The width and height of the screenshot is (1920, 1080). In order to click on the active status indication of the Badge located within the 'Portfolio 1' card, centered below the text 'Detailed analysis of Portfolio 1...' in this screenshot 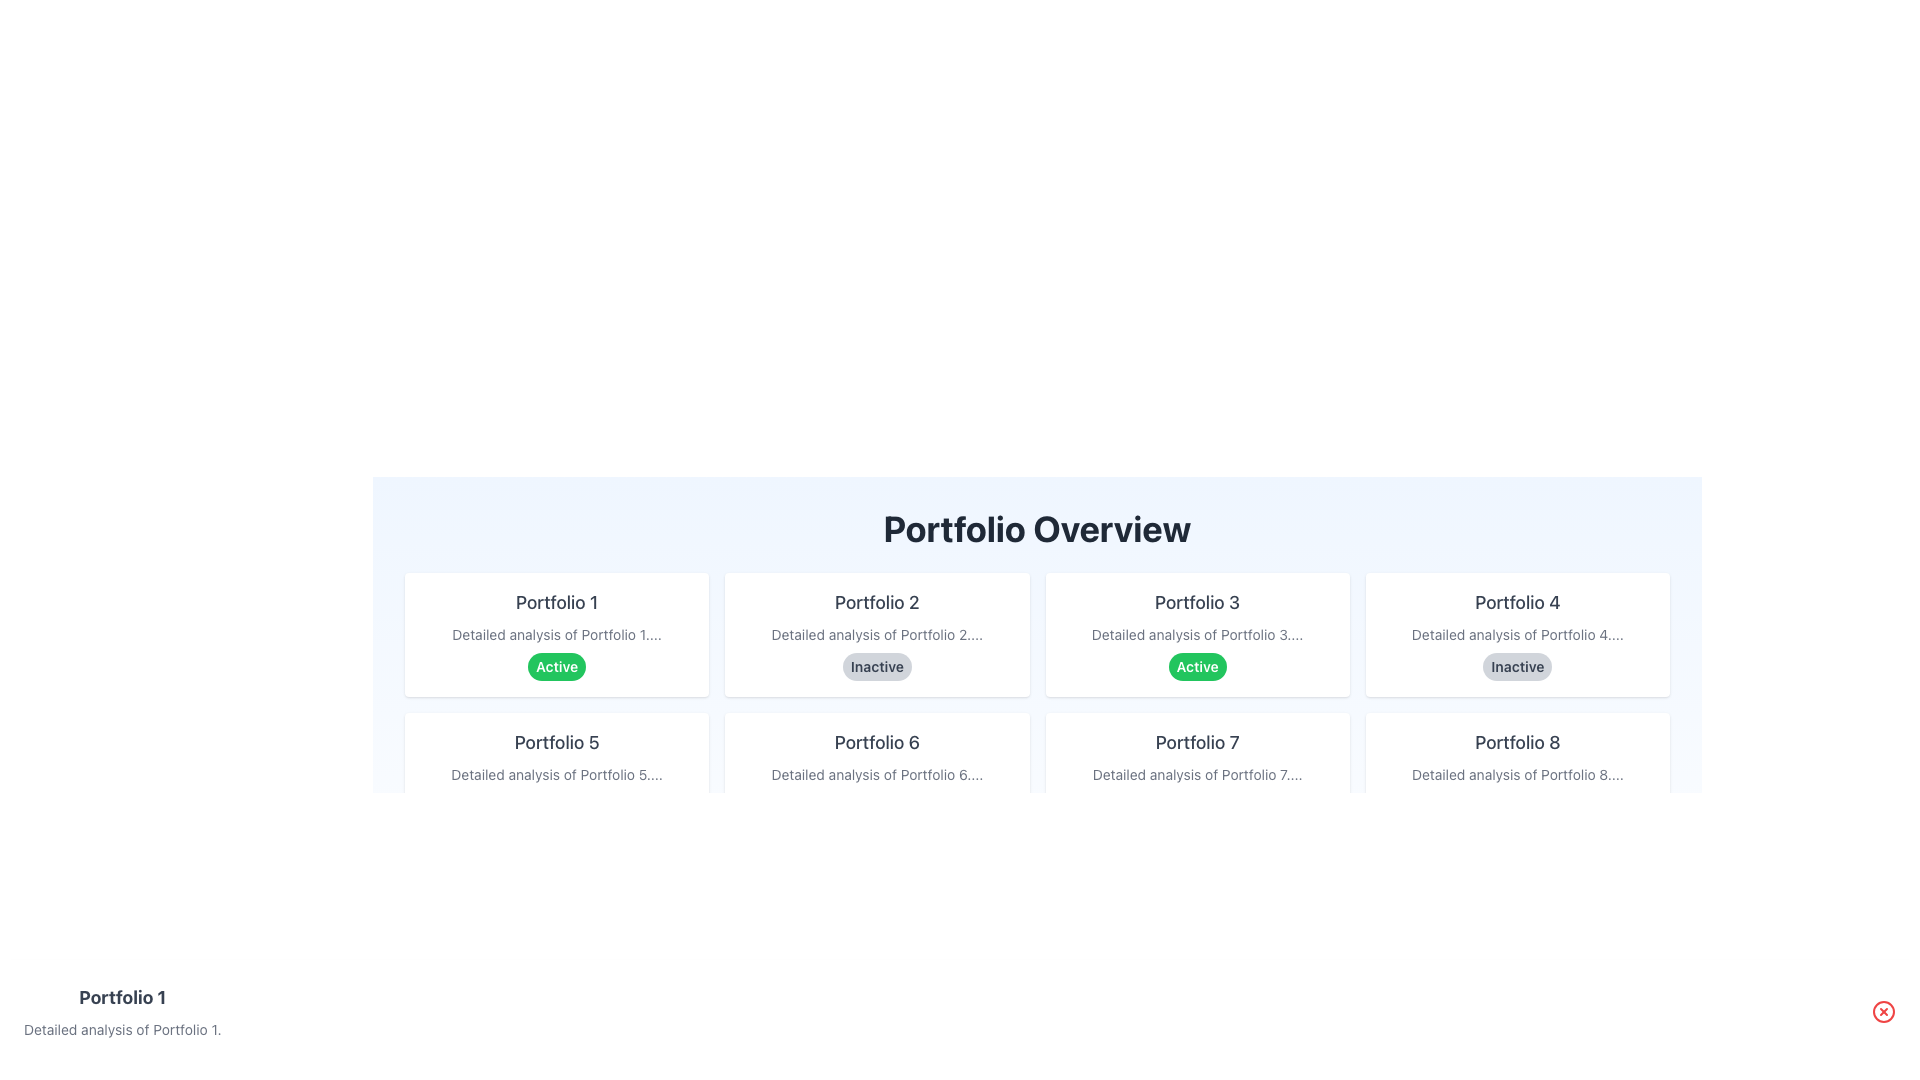, I will do `click(557, 667)`.